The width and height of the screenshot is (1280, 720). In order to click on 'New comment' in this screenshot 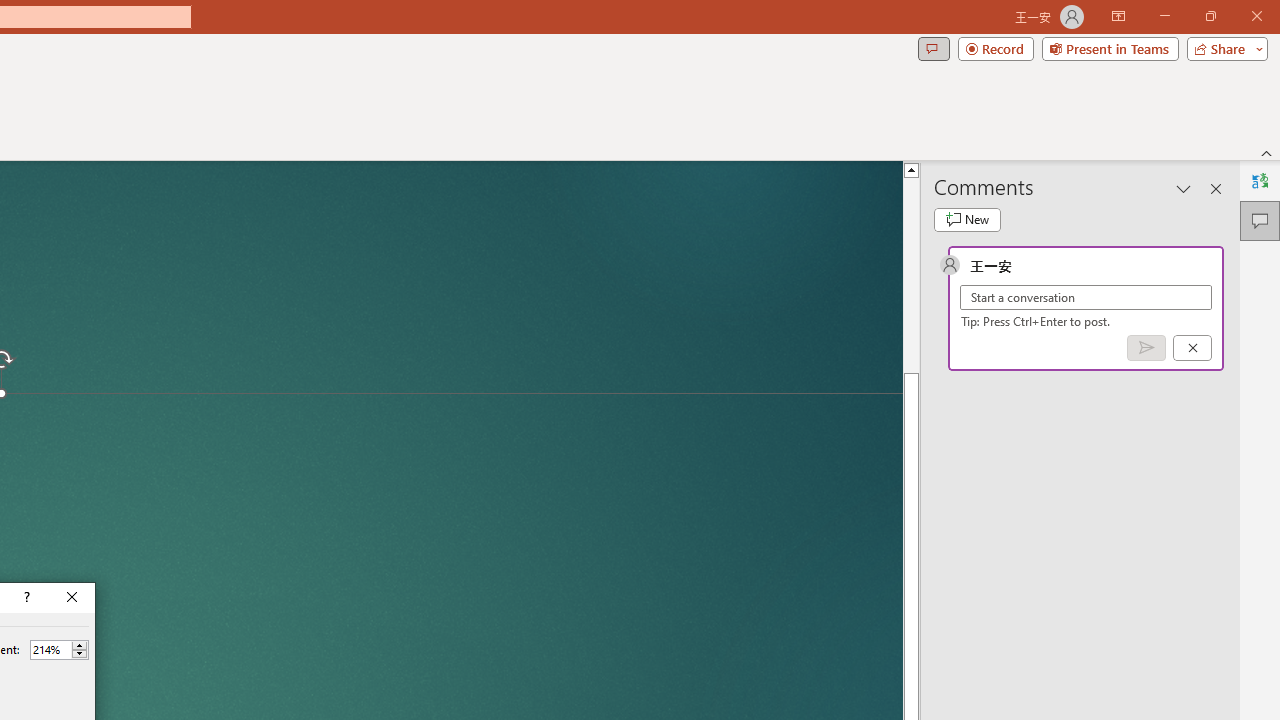, I will do `click(967, 219)`.